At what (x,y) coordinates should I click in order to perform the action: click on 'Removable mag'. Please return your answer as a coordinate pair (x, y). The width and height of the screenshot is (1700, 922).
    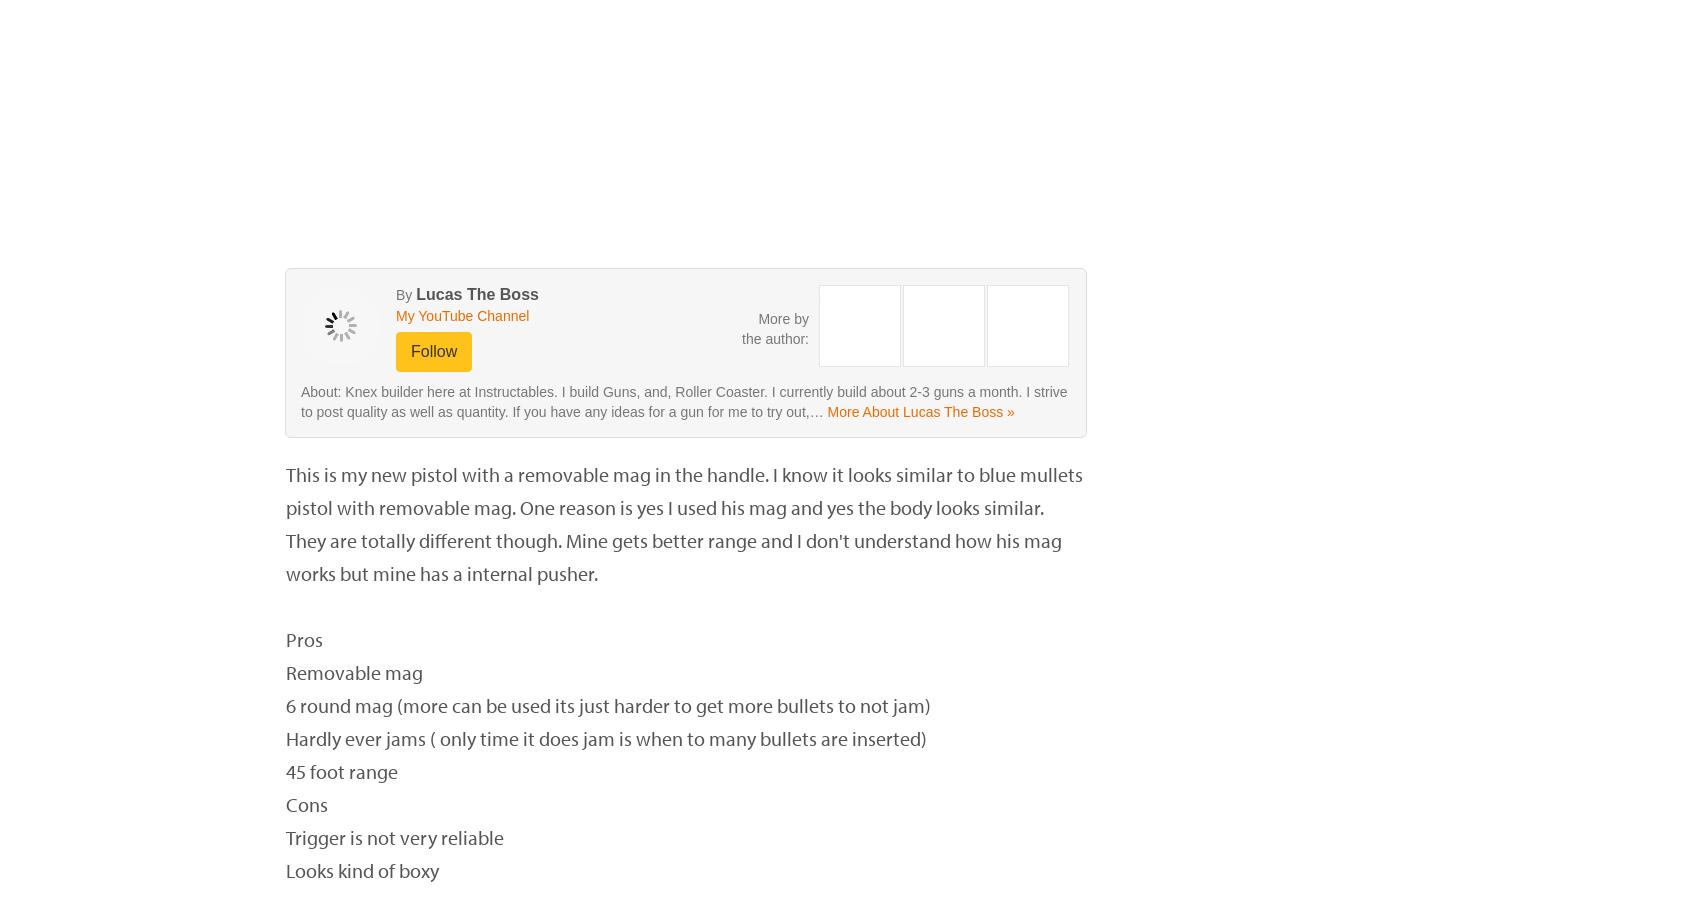
    Looking at the image, I should click on (353, 672).